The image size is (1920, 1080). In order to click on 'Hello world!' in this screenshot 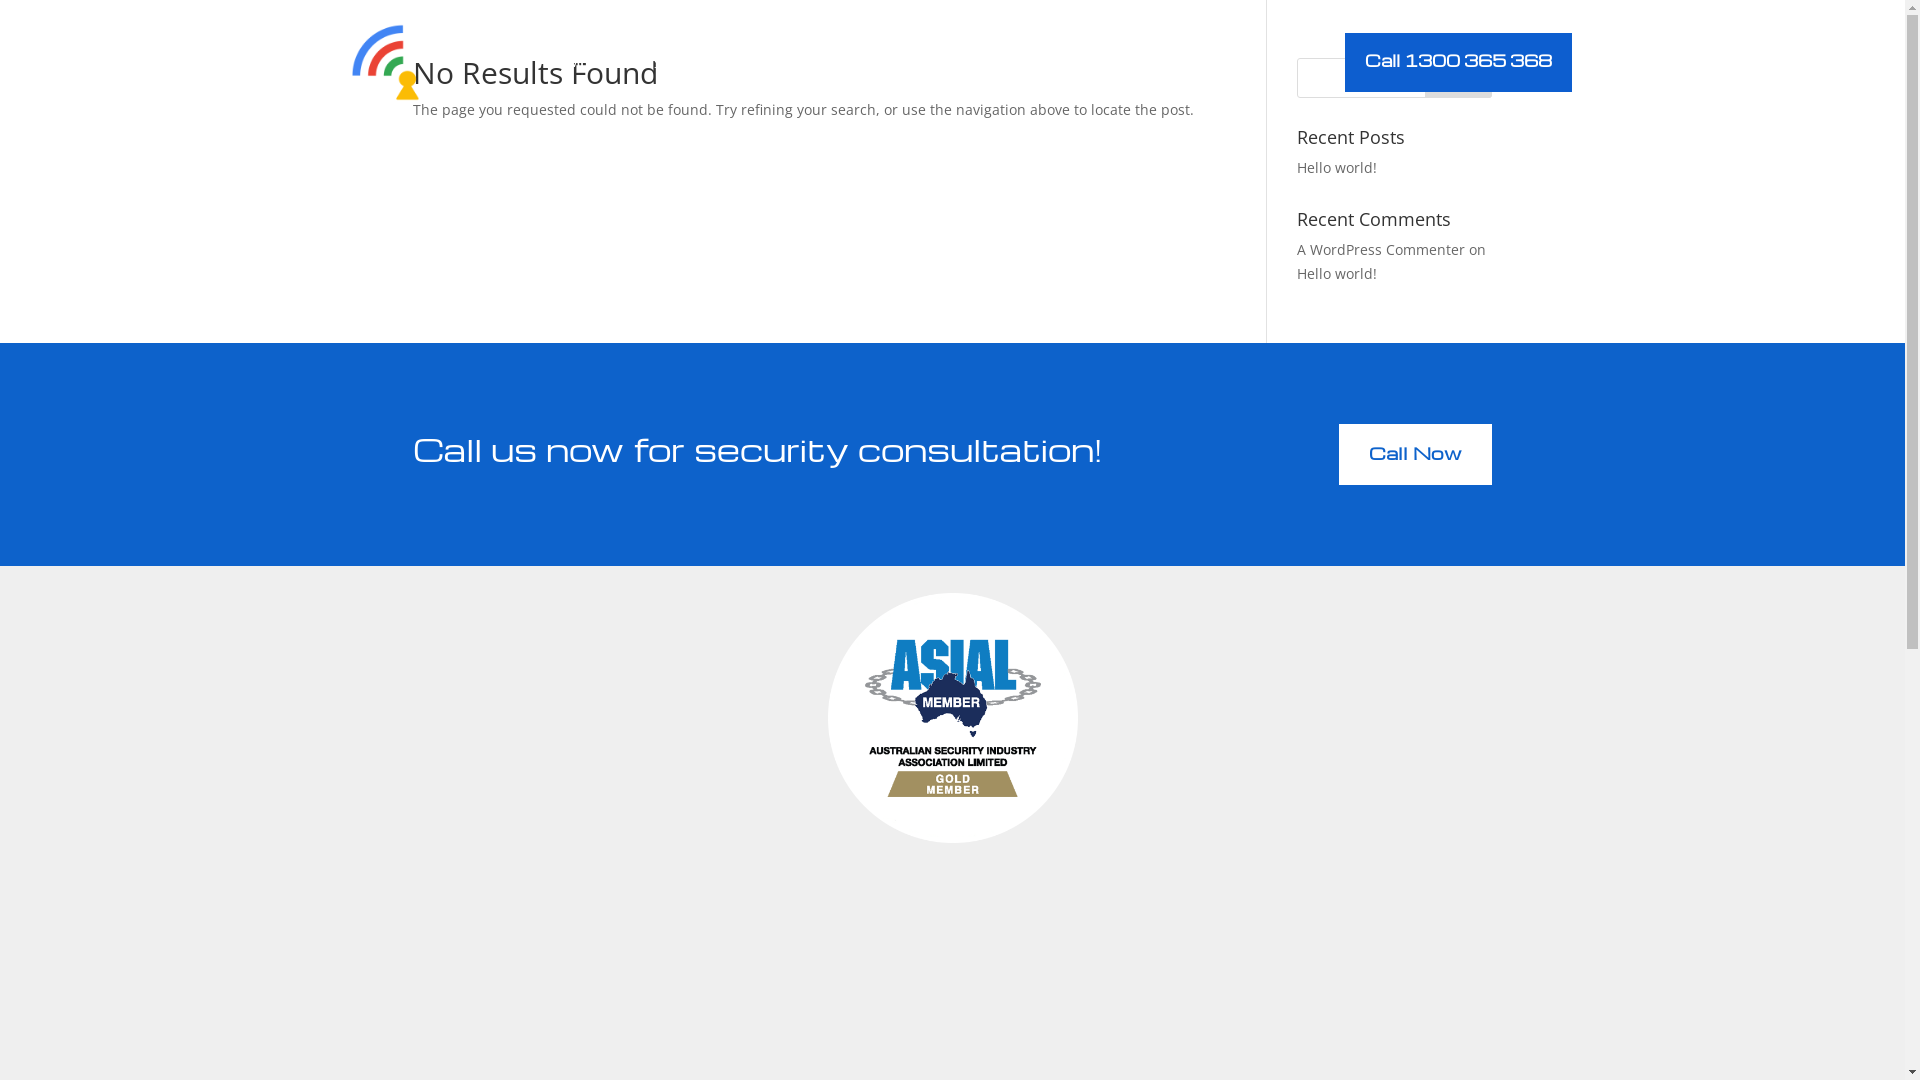, I will do `click(1337, 166)`.